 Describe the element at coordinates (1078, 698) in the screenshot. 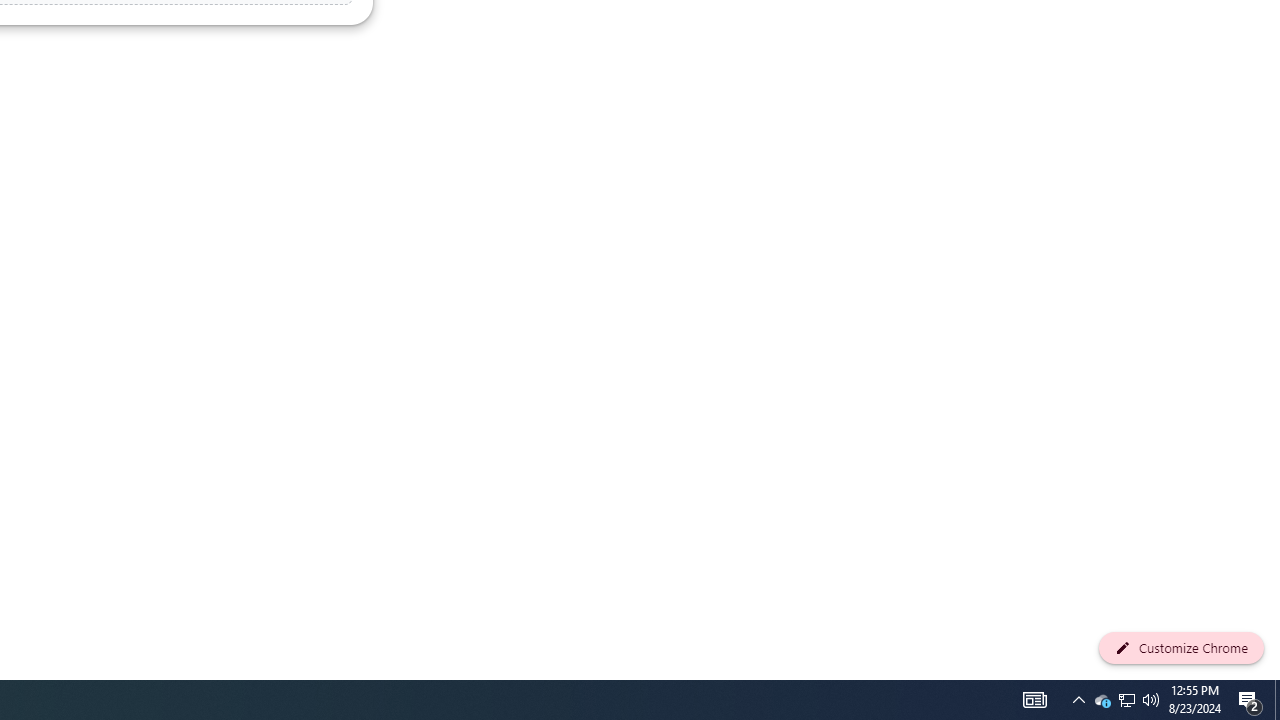

I see `'Notification Chevron'` at that location.